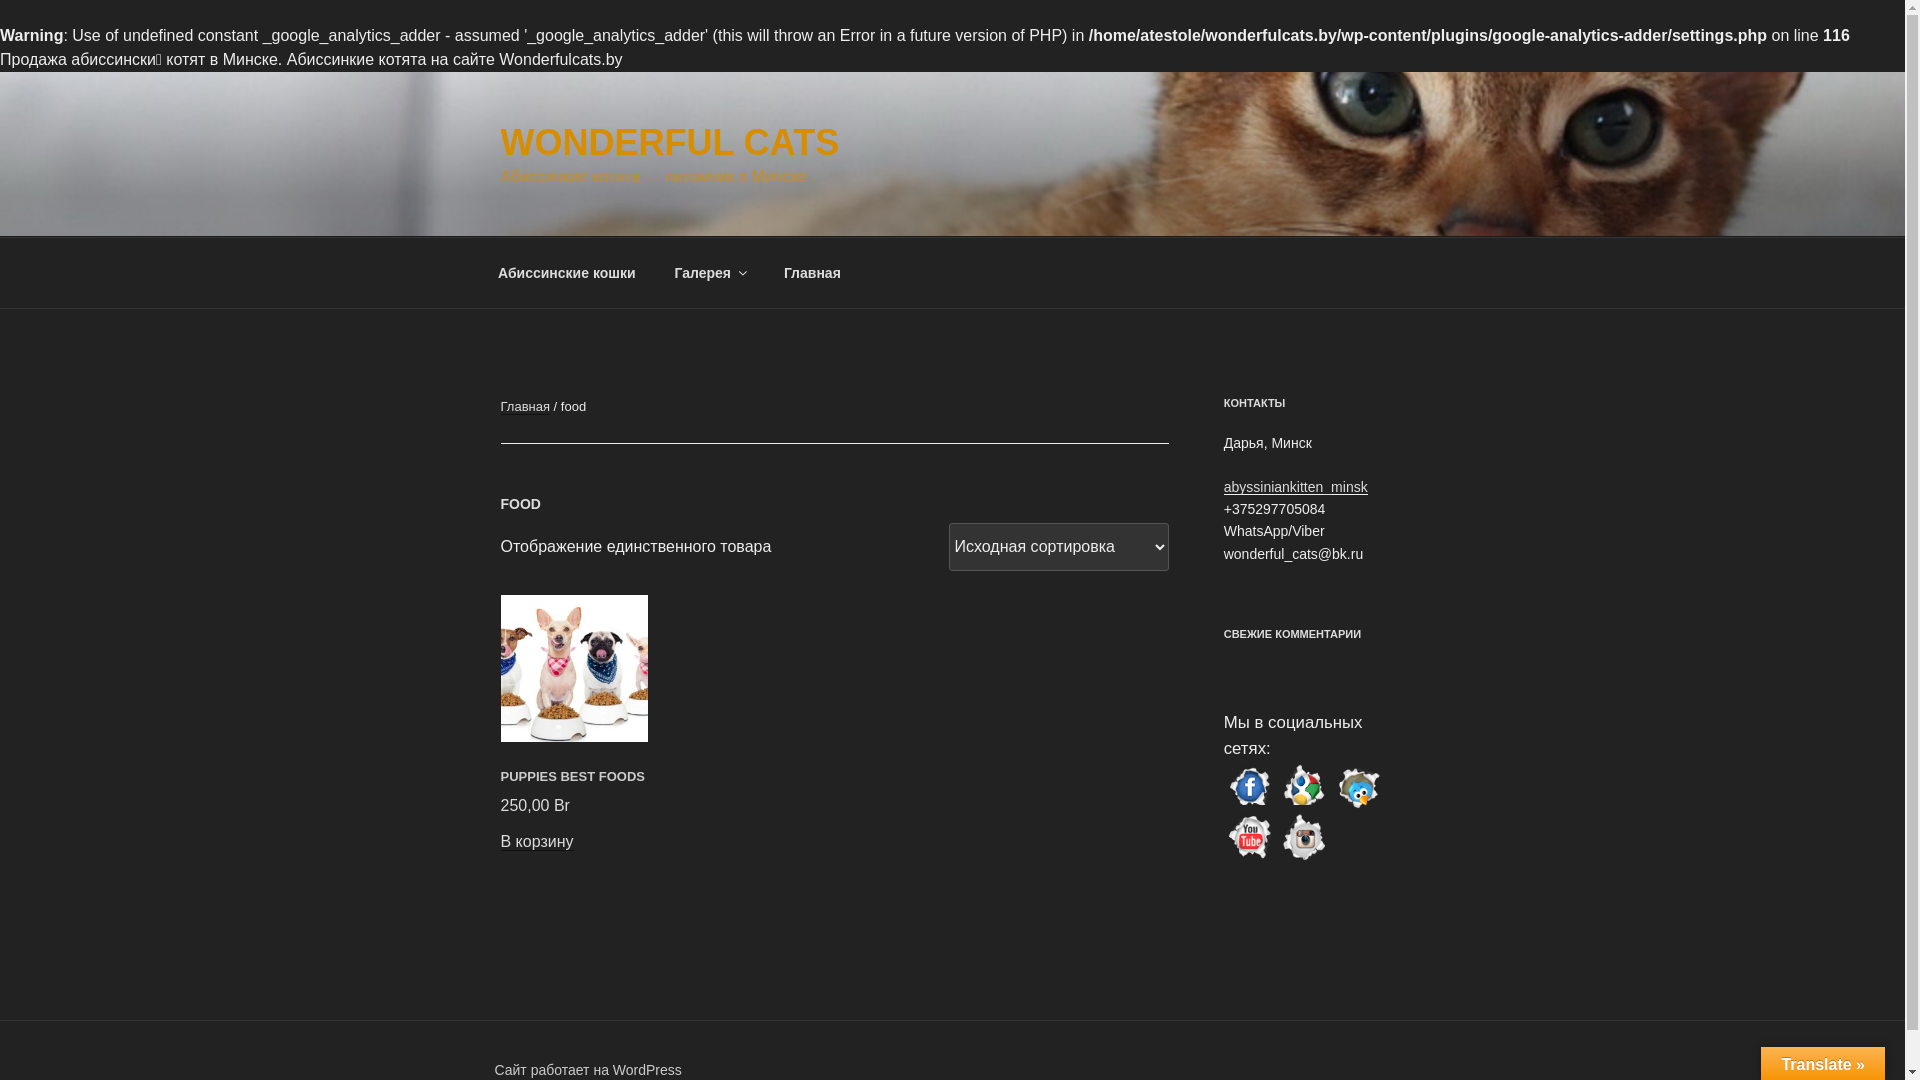 The image size is (1920, 1080). I want to click on 'WONDERFUL CATS', so click(669, 141).